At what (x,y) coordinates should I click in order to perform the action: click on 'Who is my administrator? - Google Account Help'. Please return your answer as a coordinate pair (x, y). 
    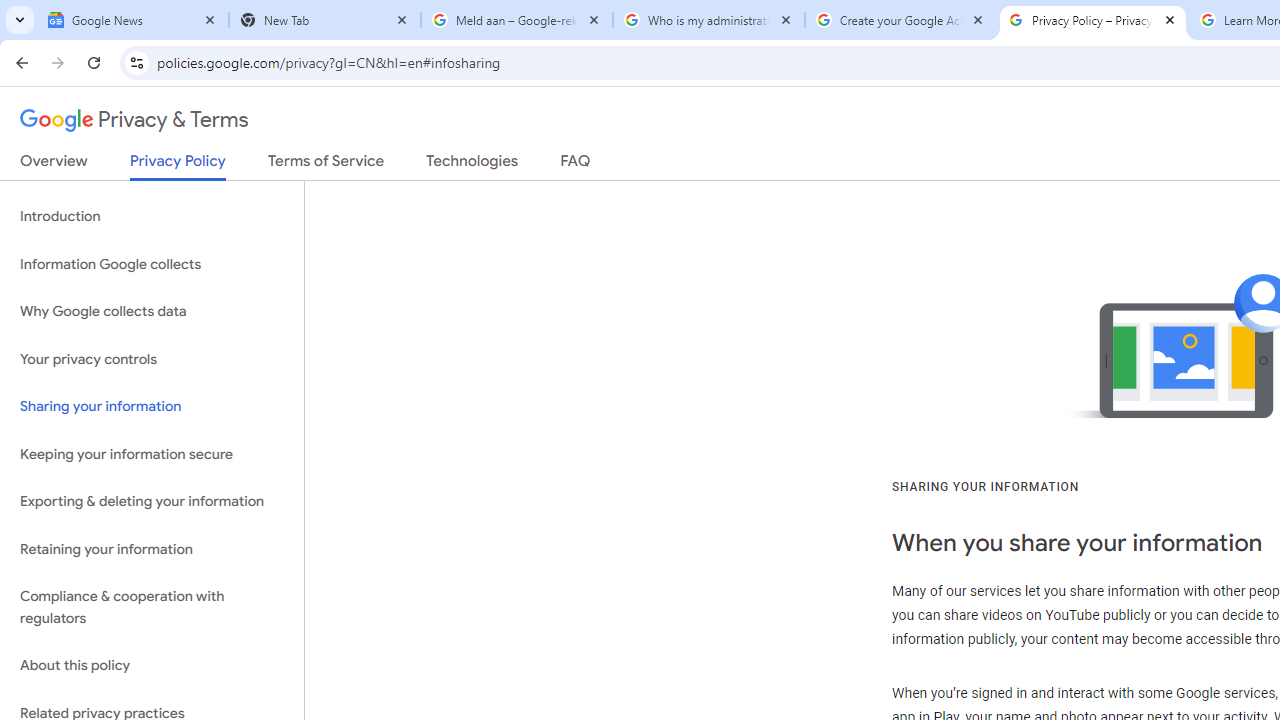
    Looking at the image, I should click on (709, 20).